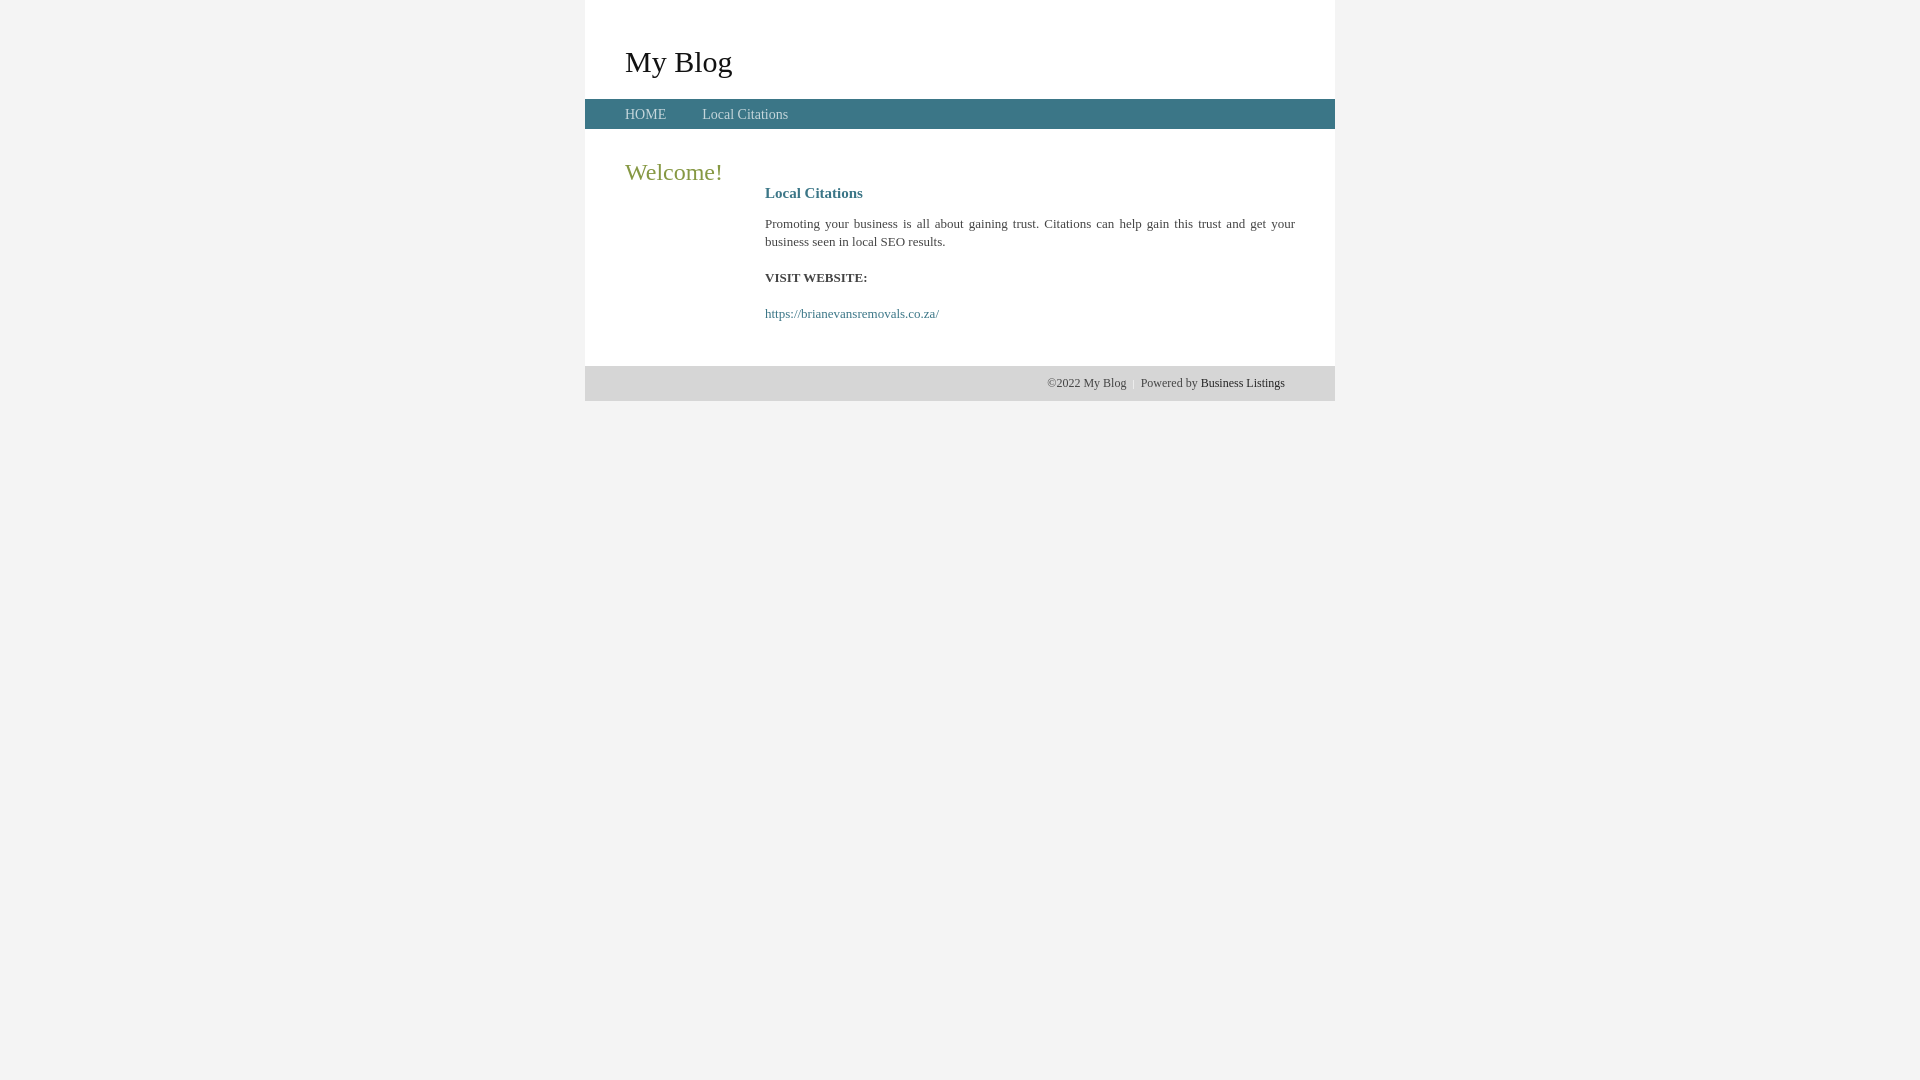 Image resolution: width=1920 pixels, height=1080 pixels. I want to click on 'Business Listings', so click(1200, 382).